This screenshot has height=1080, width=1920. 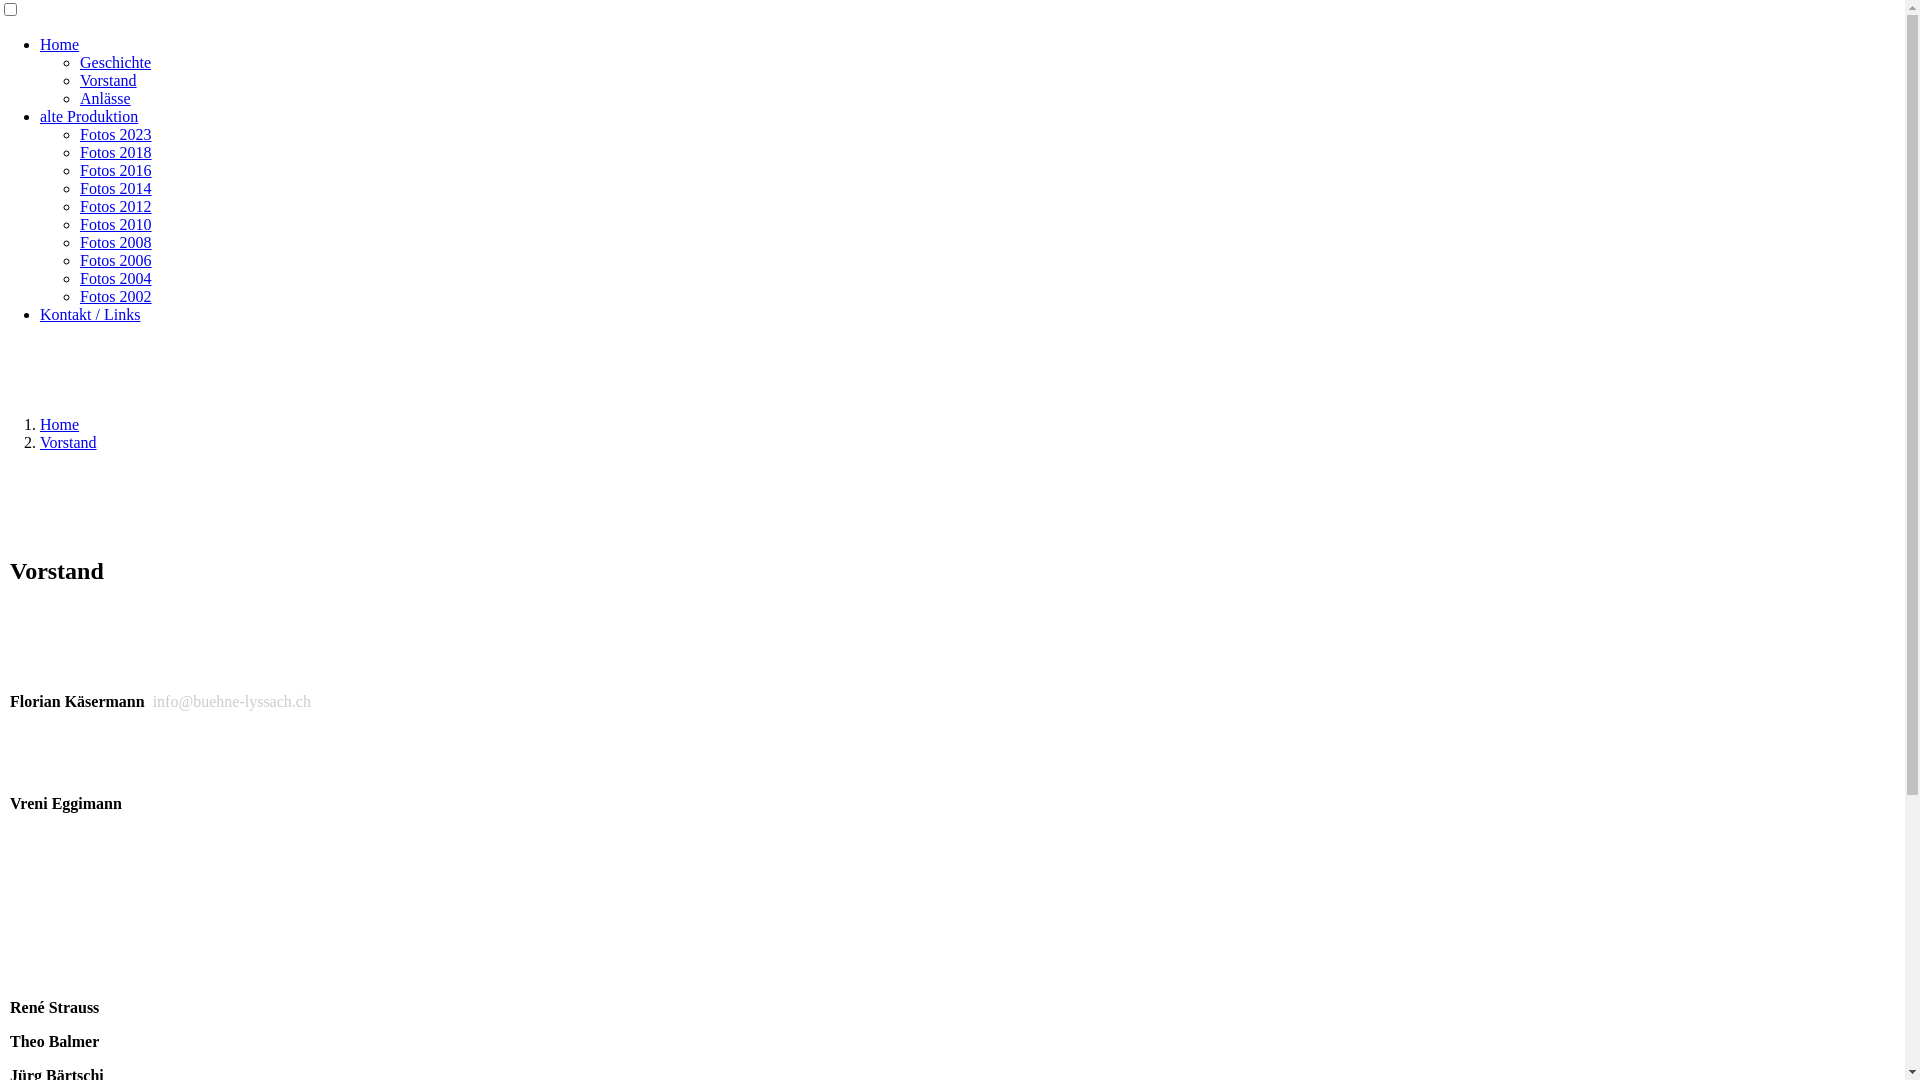 I want to click on 'Fotos 2002', so click(x=114, y=296).